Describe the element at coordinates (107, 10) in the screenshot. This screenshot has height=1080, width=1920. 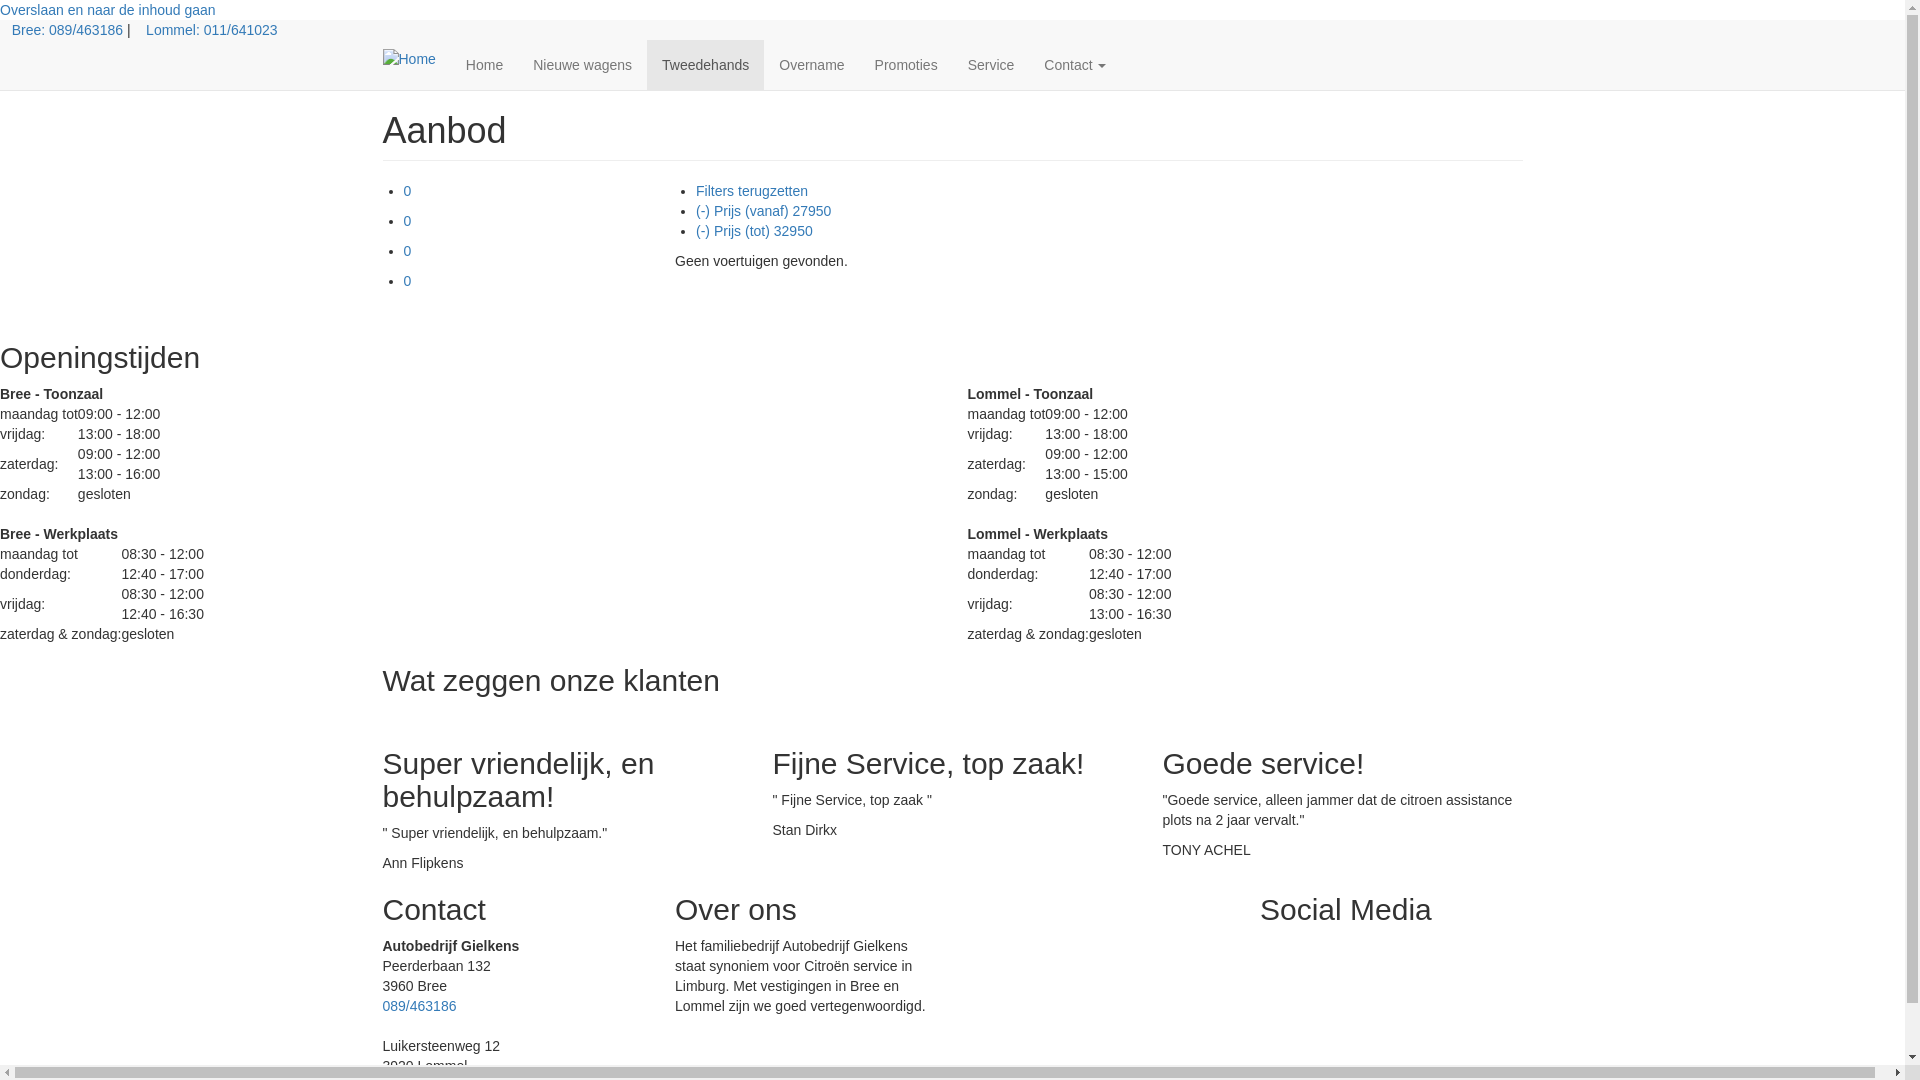
I see `'Overslaan en naar de inhoud gaan'` at that location.